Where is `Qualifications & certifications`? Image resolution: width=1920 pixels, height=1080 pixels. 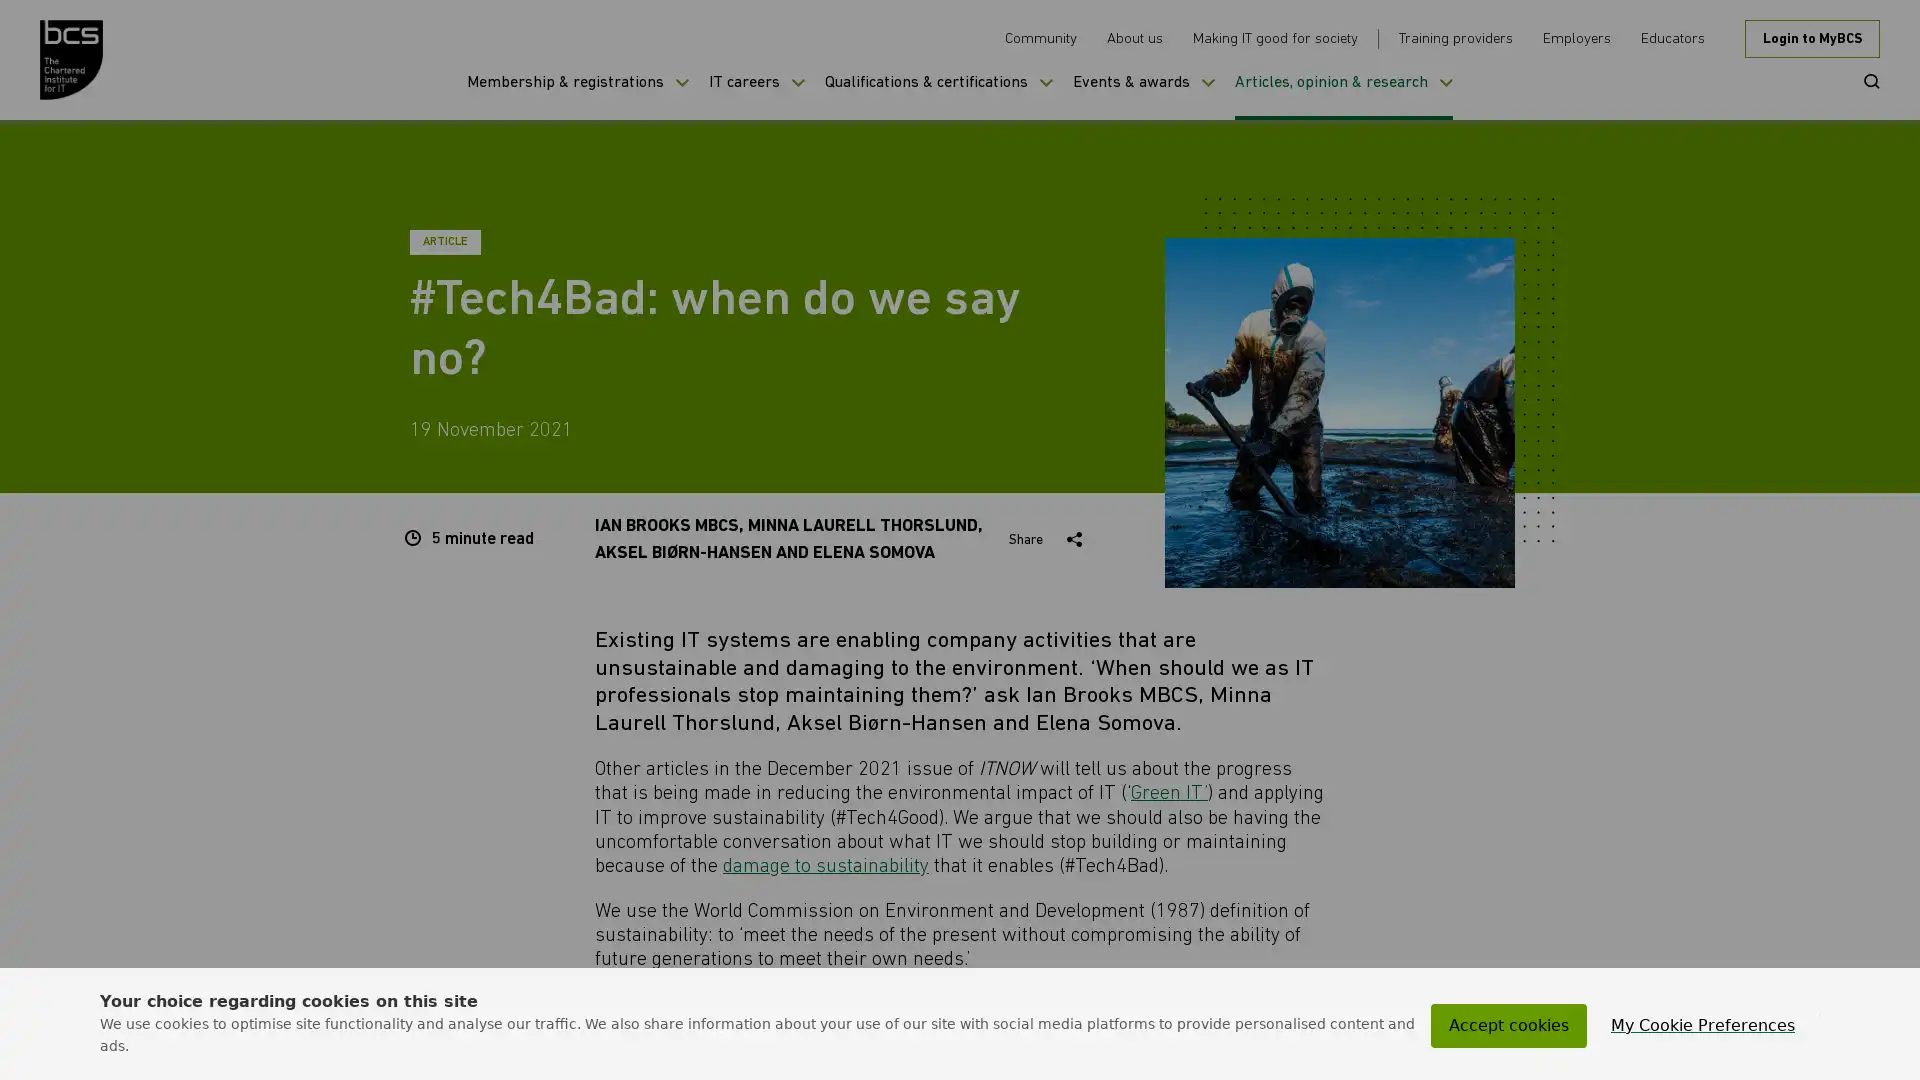
Qualifications & certifications is located at coordinates (938, 96).